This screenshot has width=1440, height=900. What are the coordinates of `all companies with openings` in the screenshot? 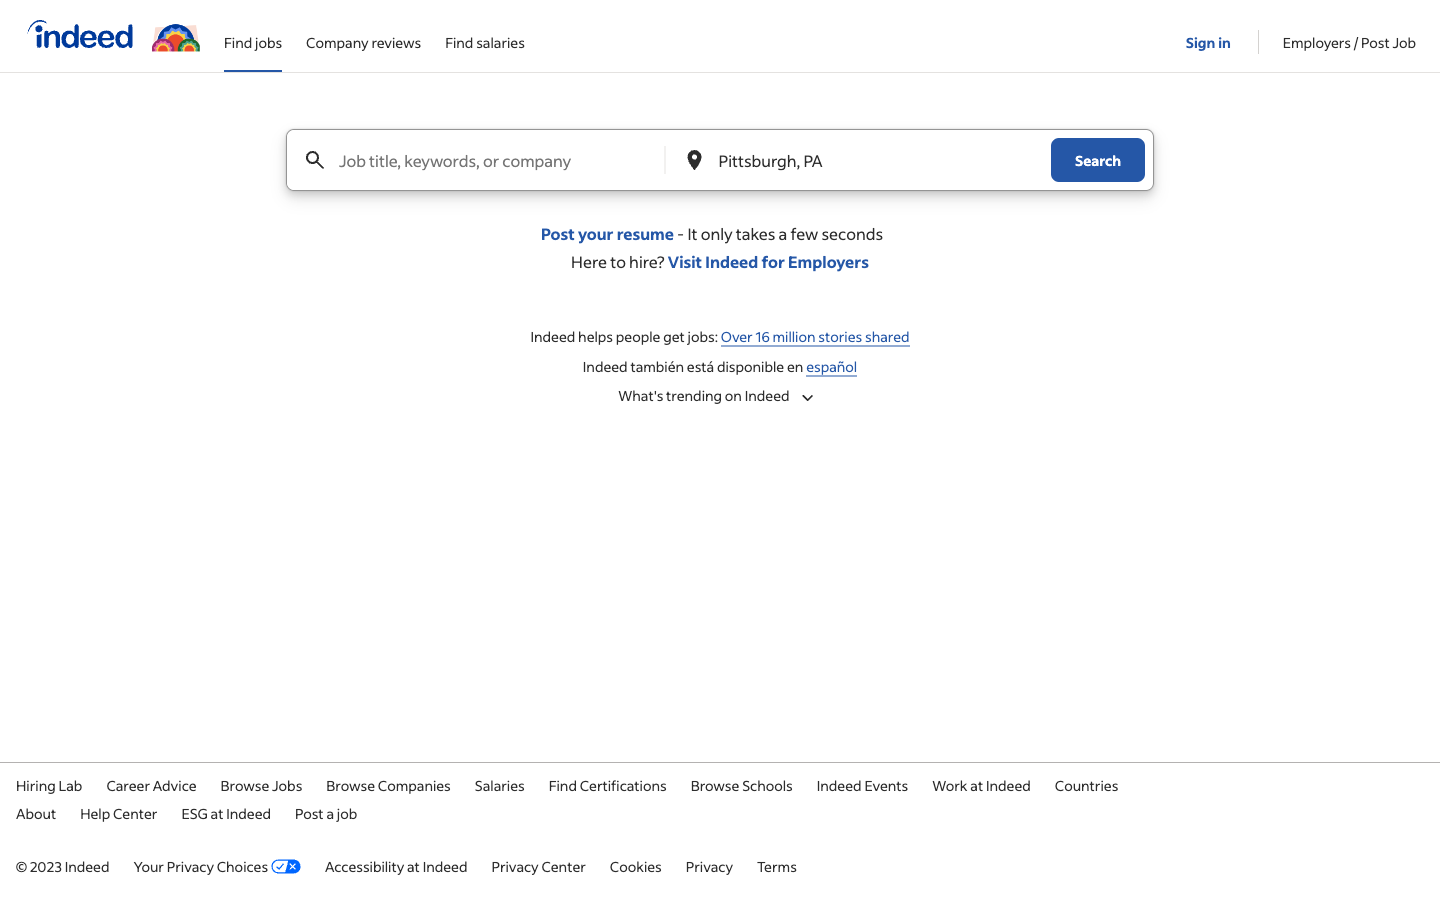 It's located at (387, 783).